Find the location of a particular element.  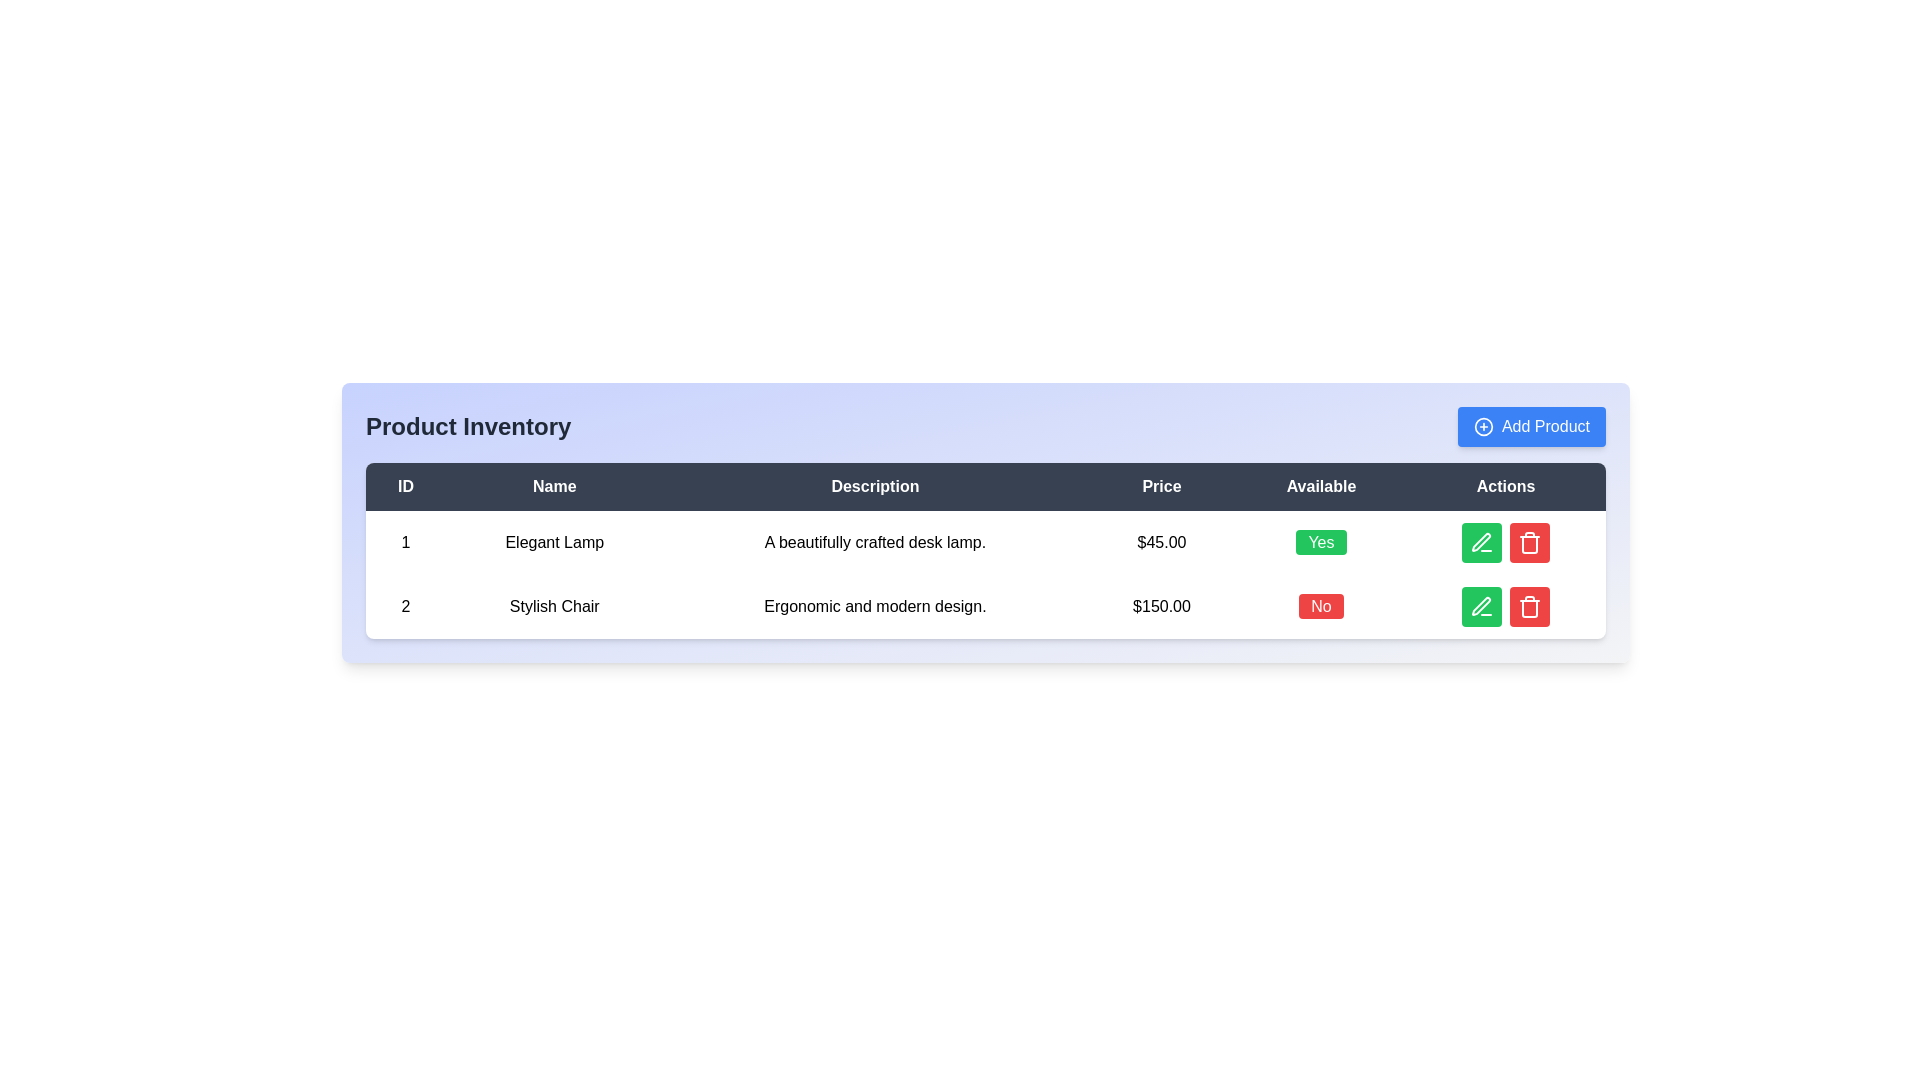

the green button with a pen icon in the 'Actions' column of the table is located at coordinates (1482, 605).